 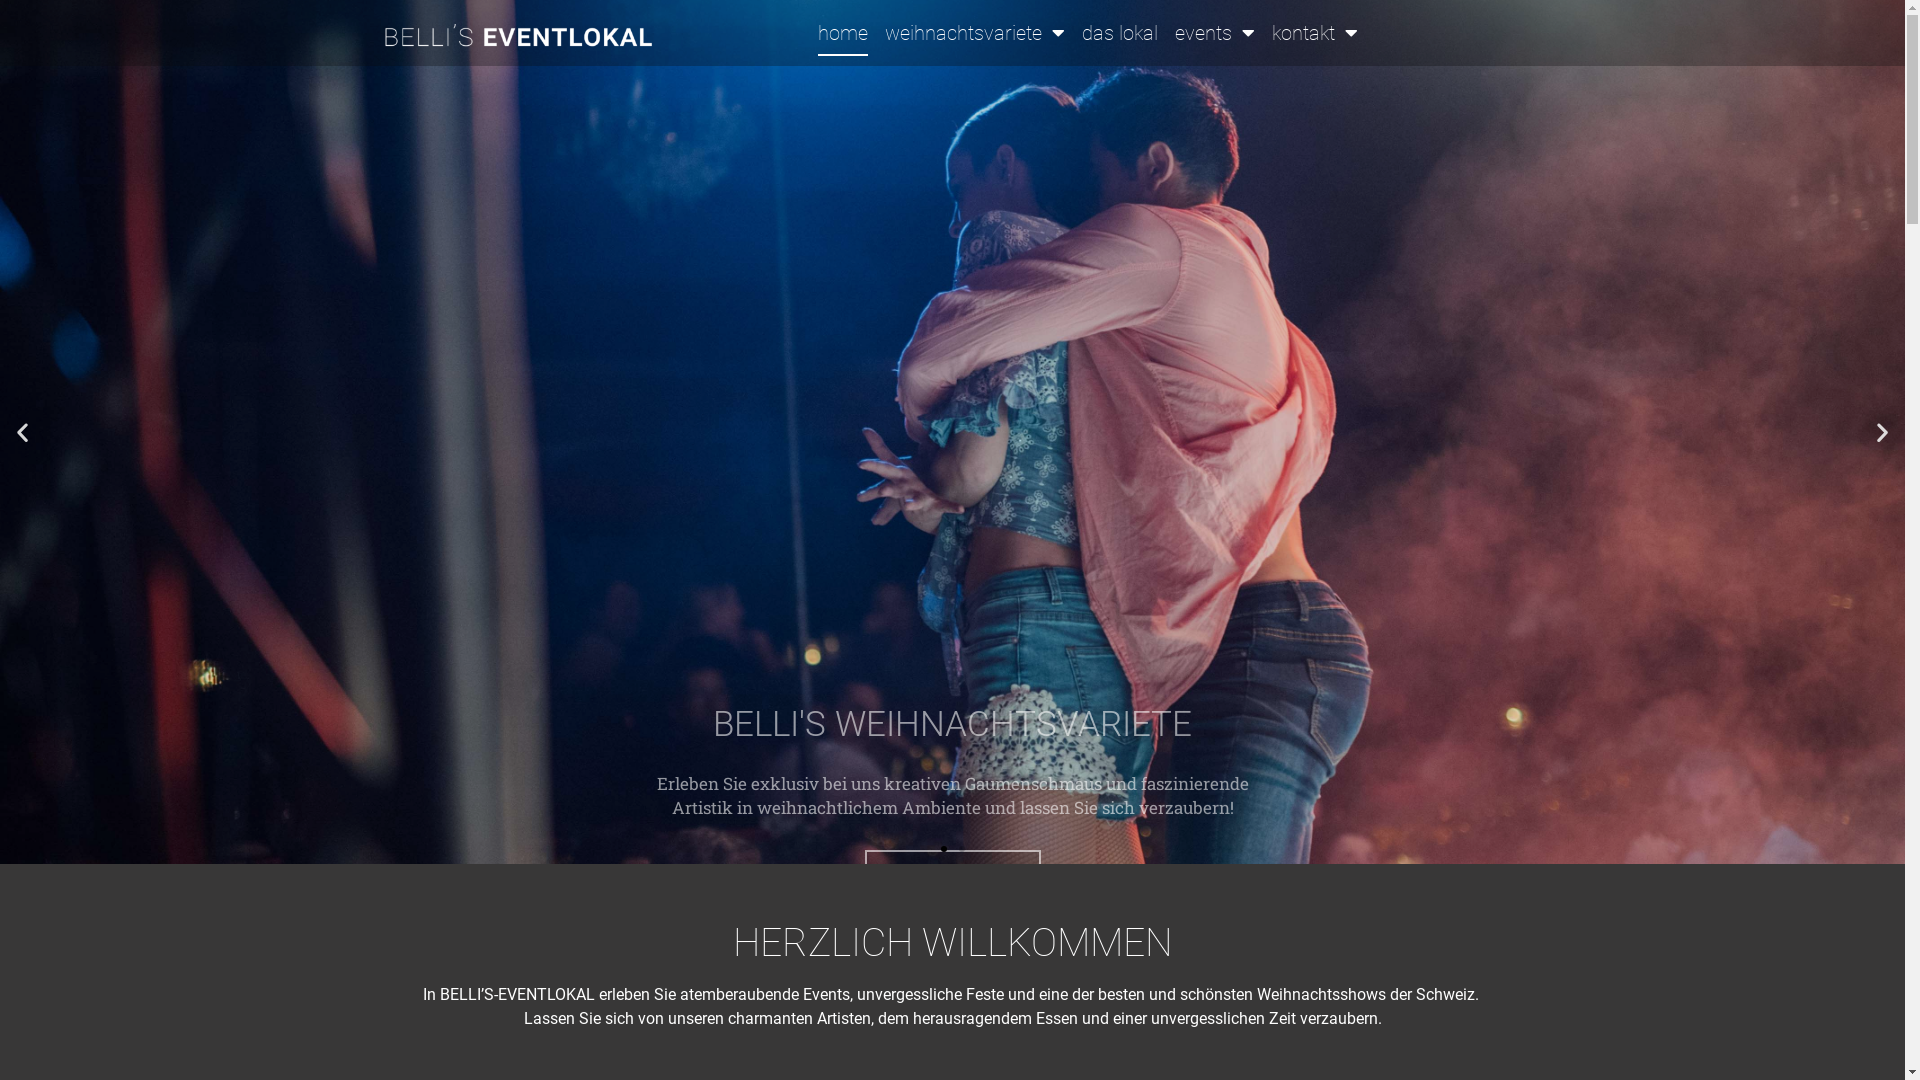 I want to click on 'Bellis-Eventlokal-nur-Schriftzug-WIDE', so click(x=518, y=37).